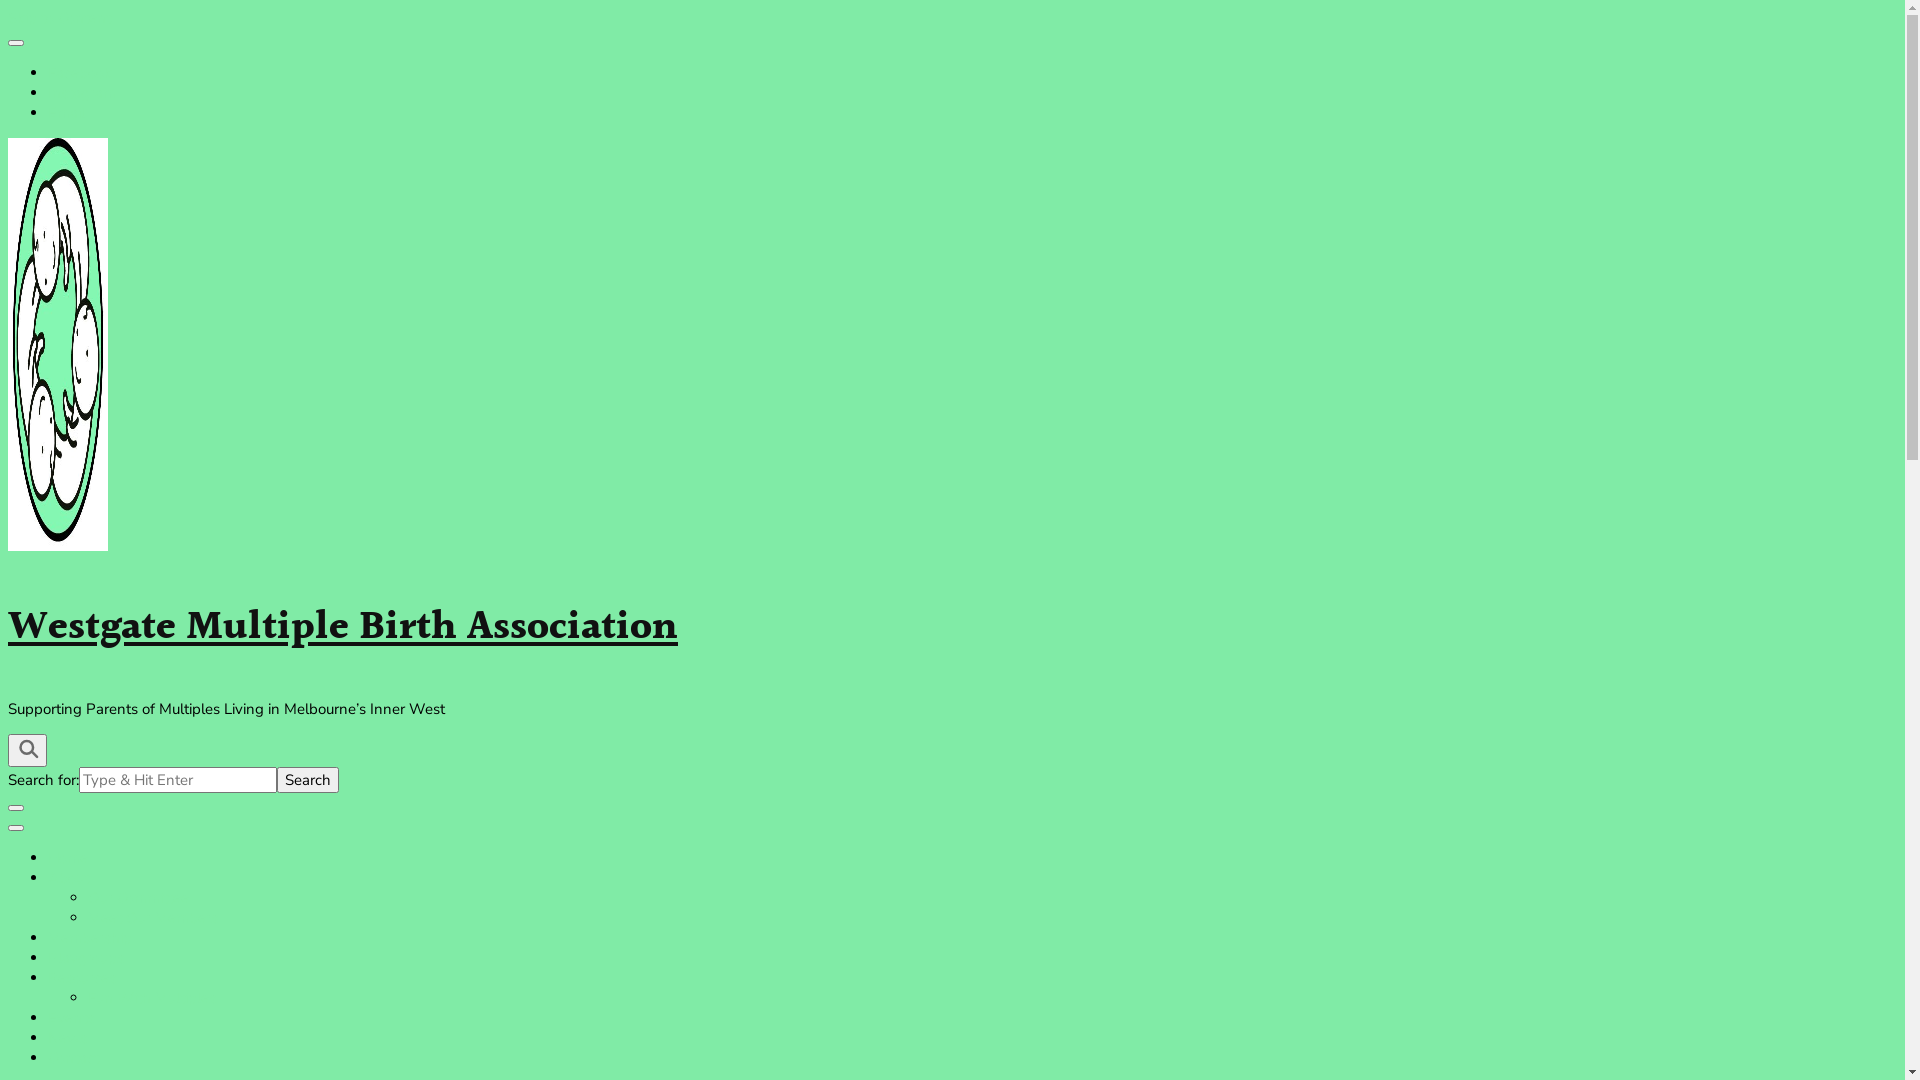 This screenshot has height=1080, width=1920. What do you see at coordinates (48, 877) in the screenshot?
I see `'About'` at bounding box center [48, 877].